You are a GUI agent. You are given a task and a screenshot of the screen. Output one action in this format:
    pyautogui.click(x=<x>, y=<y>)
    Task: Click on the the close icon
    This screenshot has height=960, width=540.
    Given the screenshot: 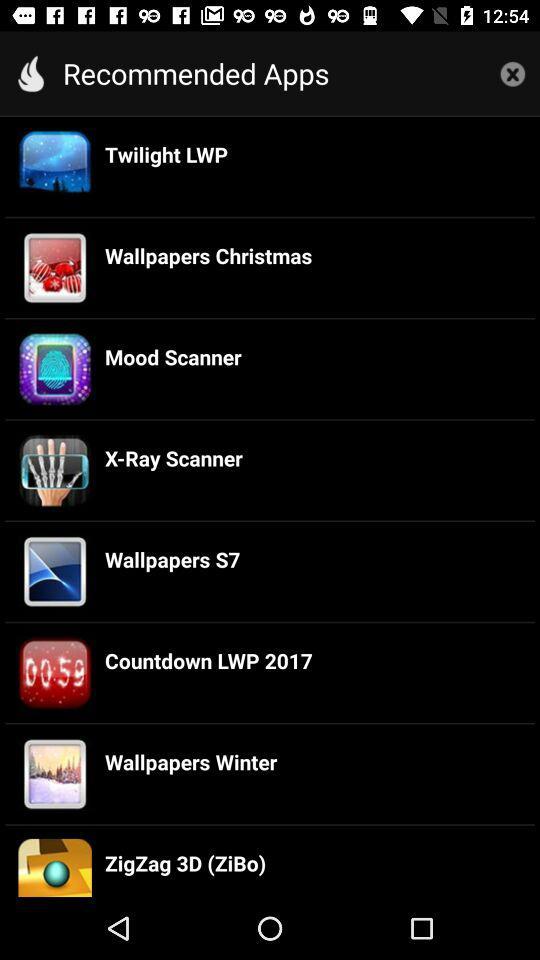 What is the action you would take?
    pyautogui.click(x=516, y=74)
    